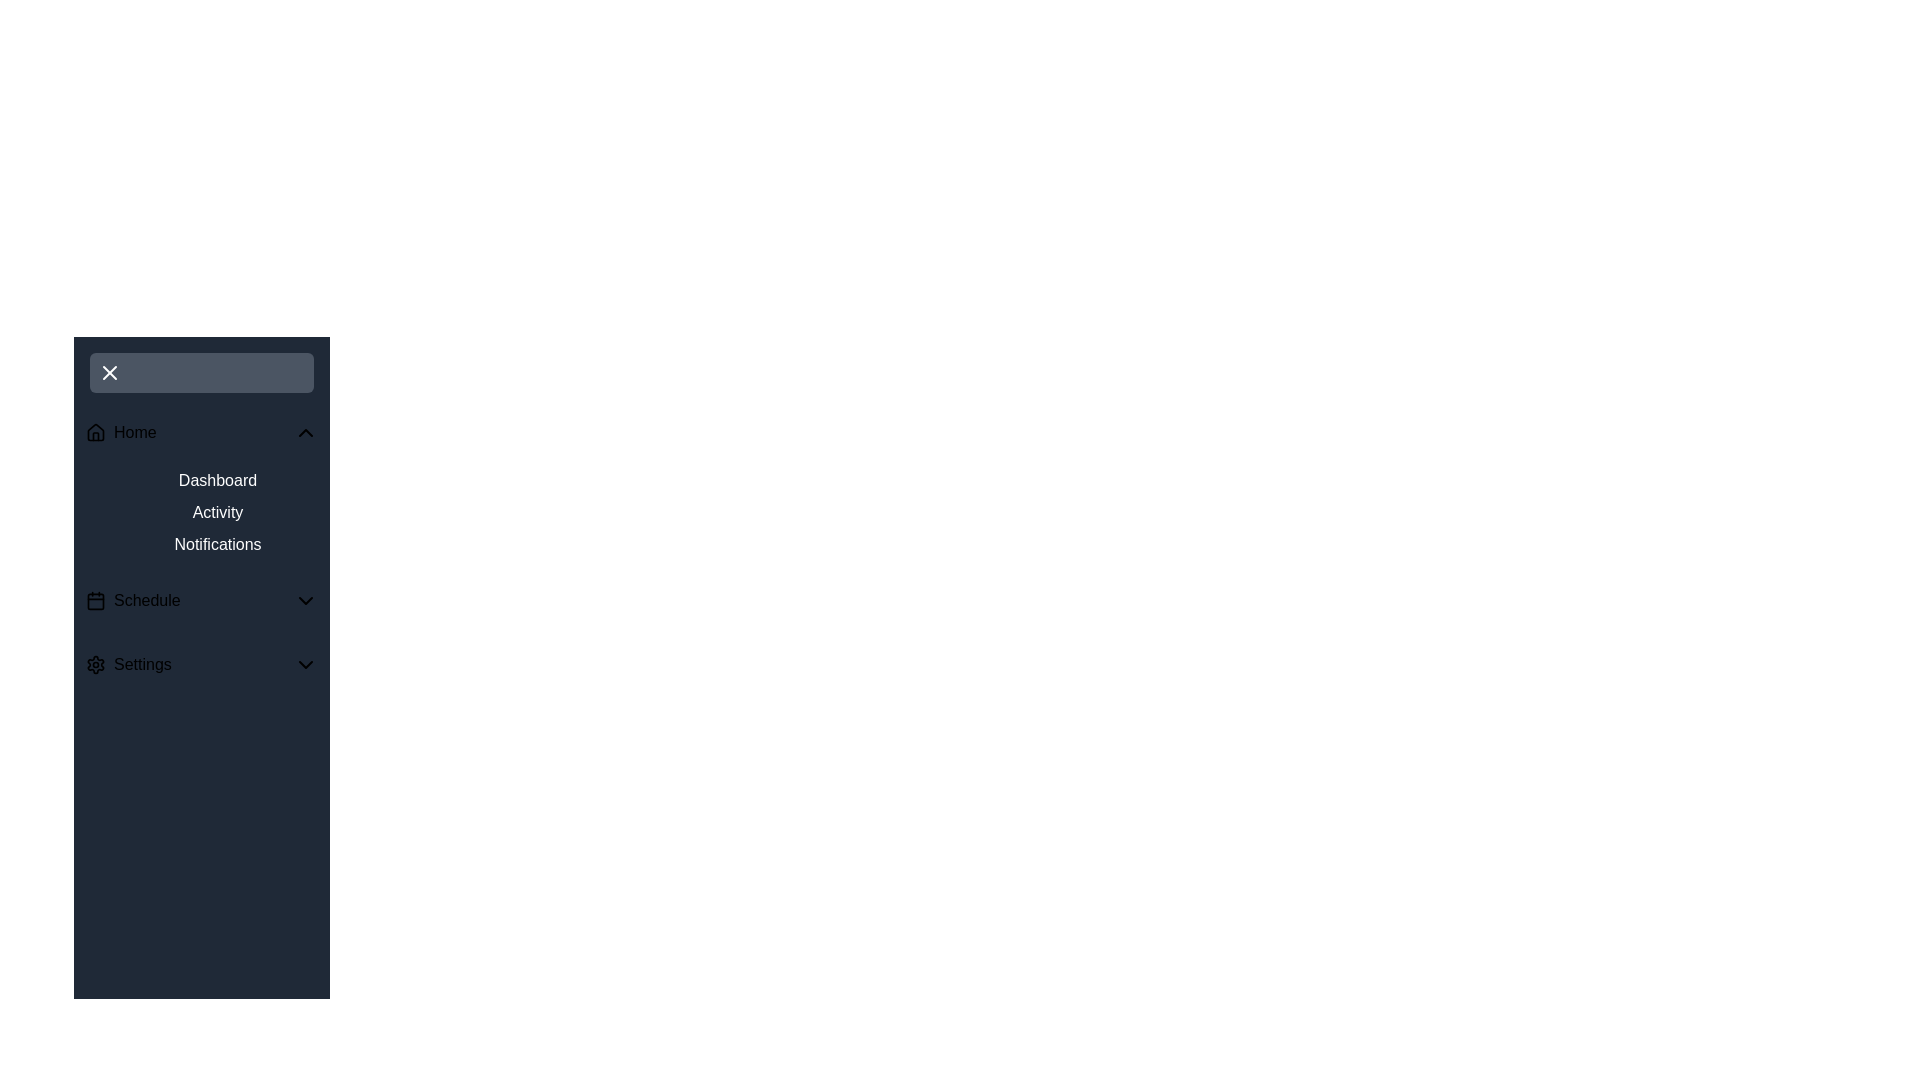  Describe the element at coordinates (95, 600) in the screenshot. I see `the central rectangular area of the calendar icon located in the sidebar menu` at that location.